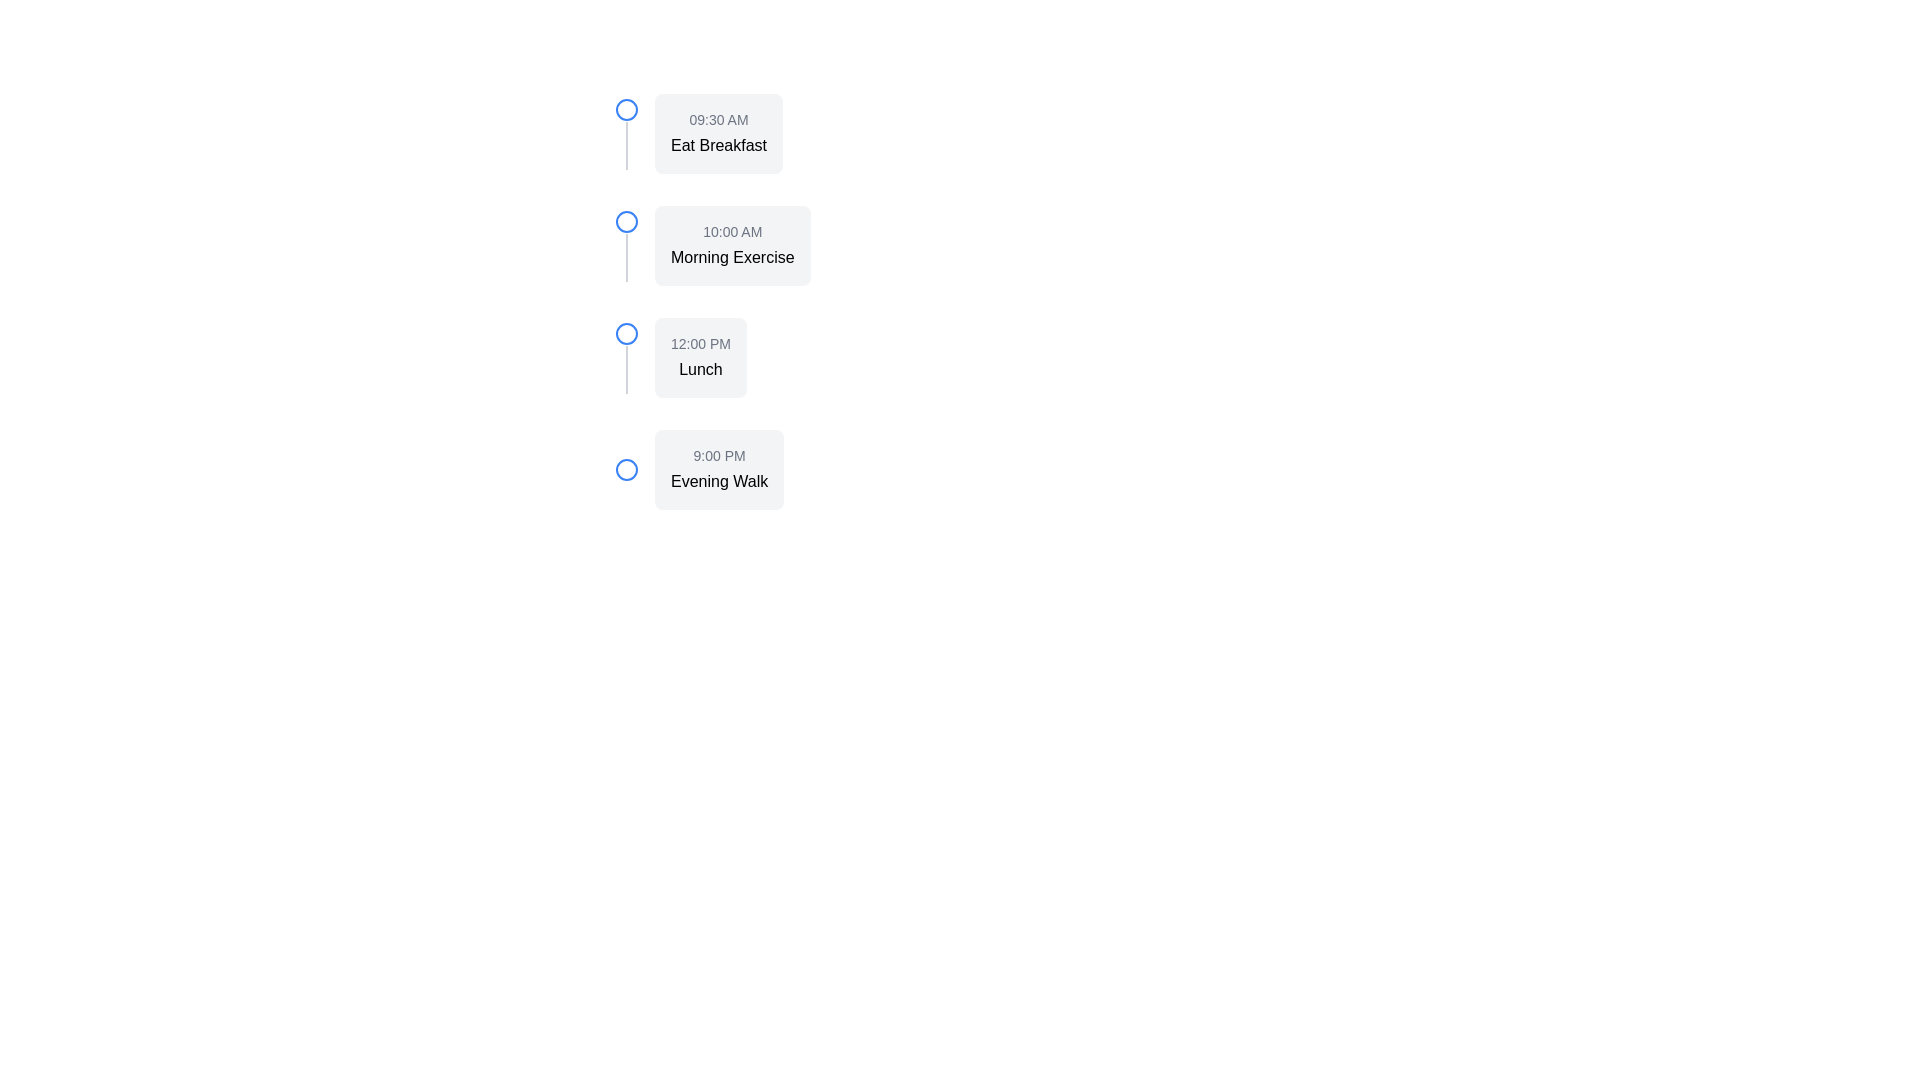 Image resolution: width=1920 pixels, height=1080 pixels. I want to click on time displayed on the text label that shows '12:00 PM' for the event labeled 'Lunch', located at the top section of the gray background rectangle, so click(700, 342).